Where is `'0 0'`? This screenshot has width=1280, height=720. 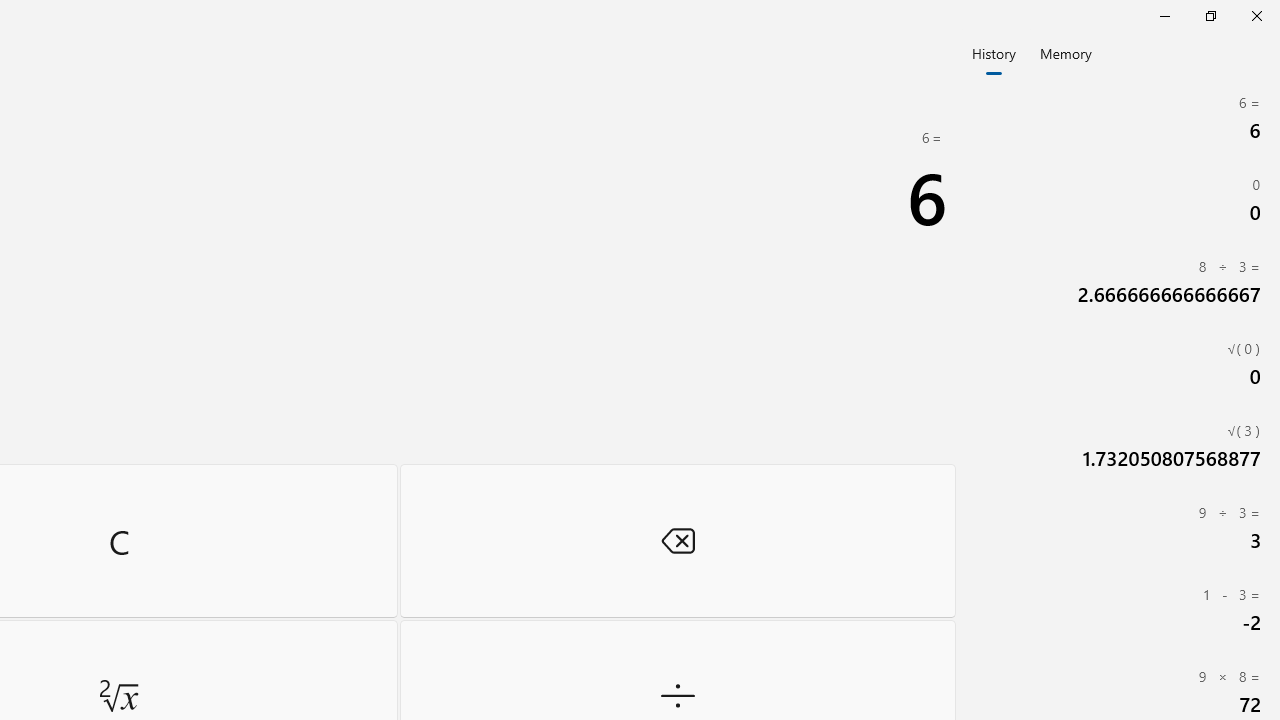 '0 0' is located at coordinates (1120, 200).